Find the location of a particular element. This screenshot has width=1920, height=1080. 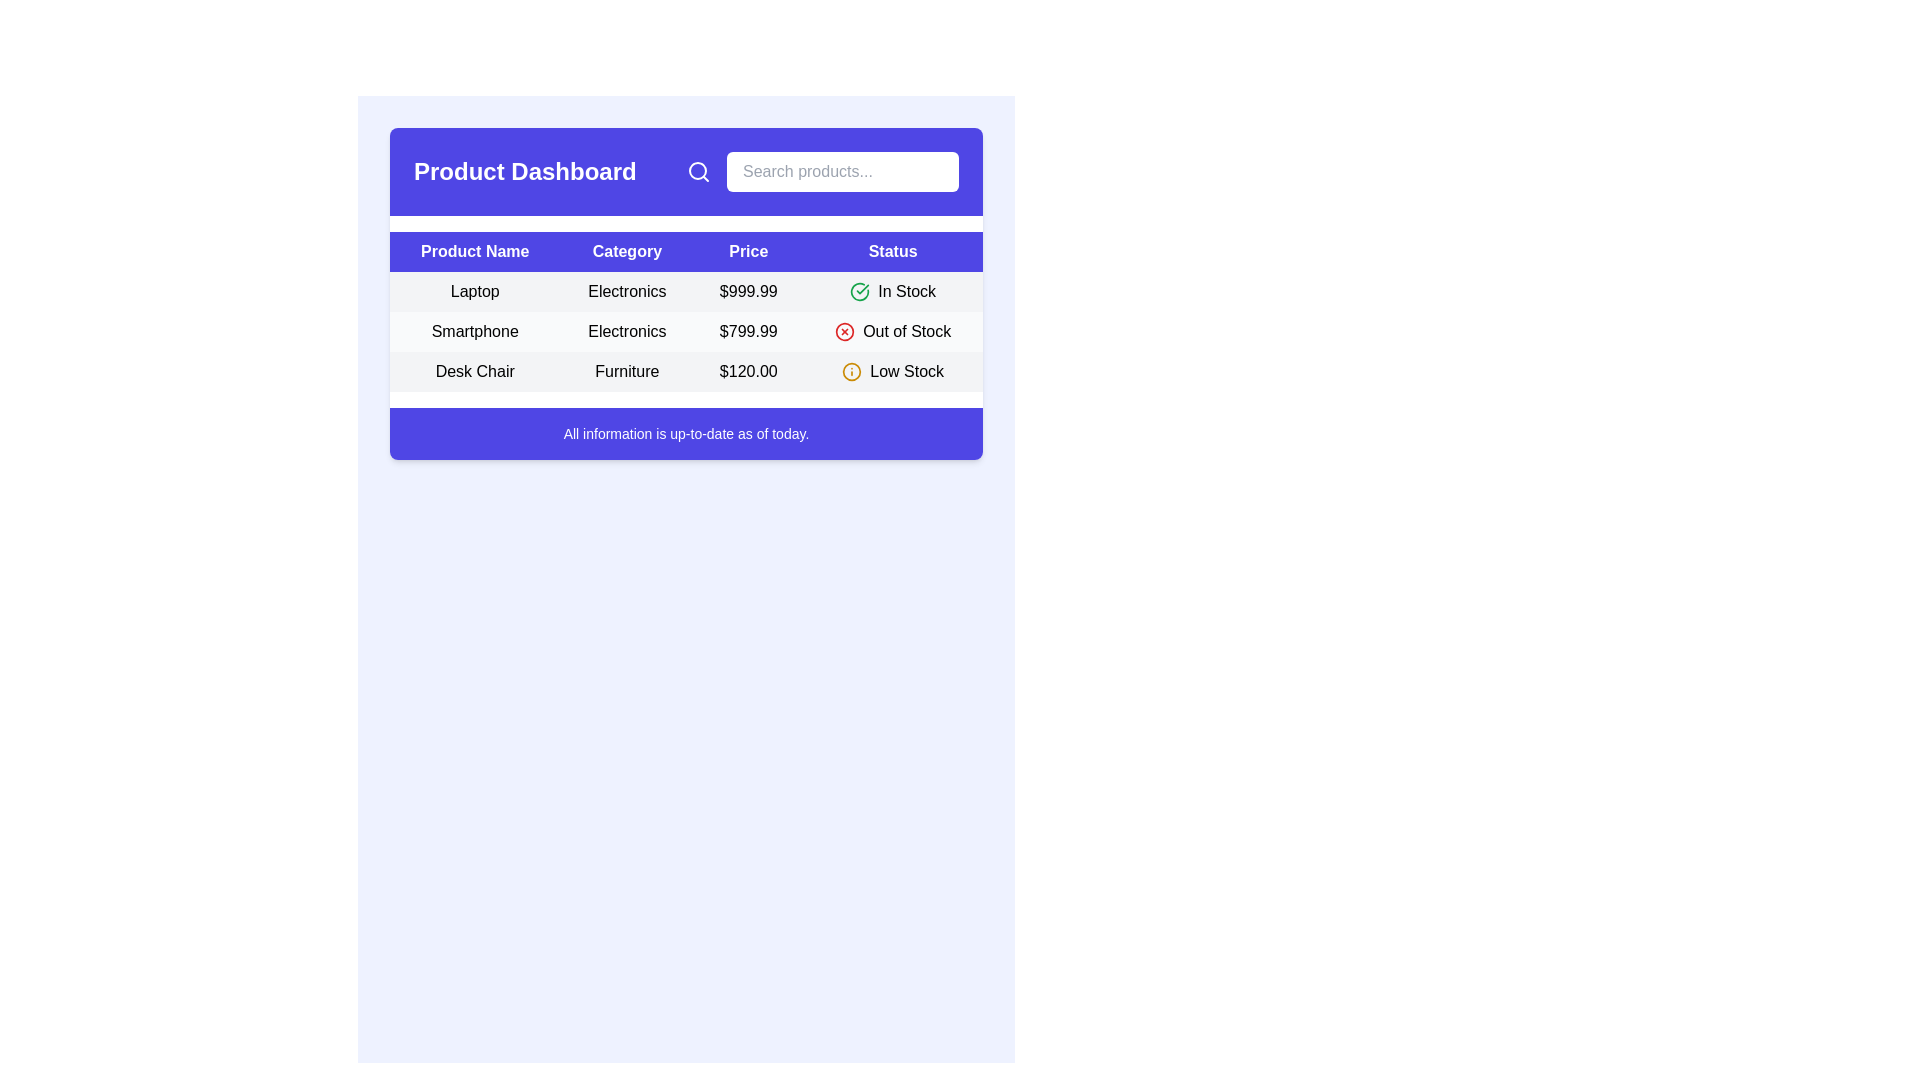

the 'Out of Stock' status icon in the 'Status' column of the 'Smartphone' row in the data table is located at coordinates (845, 330).